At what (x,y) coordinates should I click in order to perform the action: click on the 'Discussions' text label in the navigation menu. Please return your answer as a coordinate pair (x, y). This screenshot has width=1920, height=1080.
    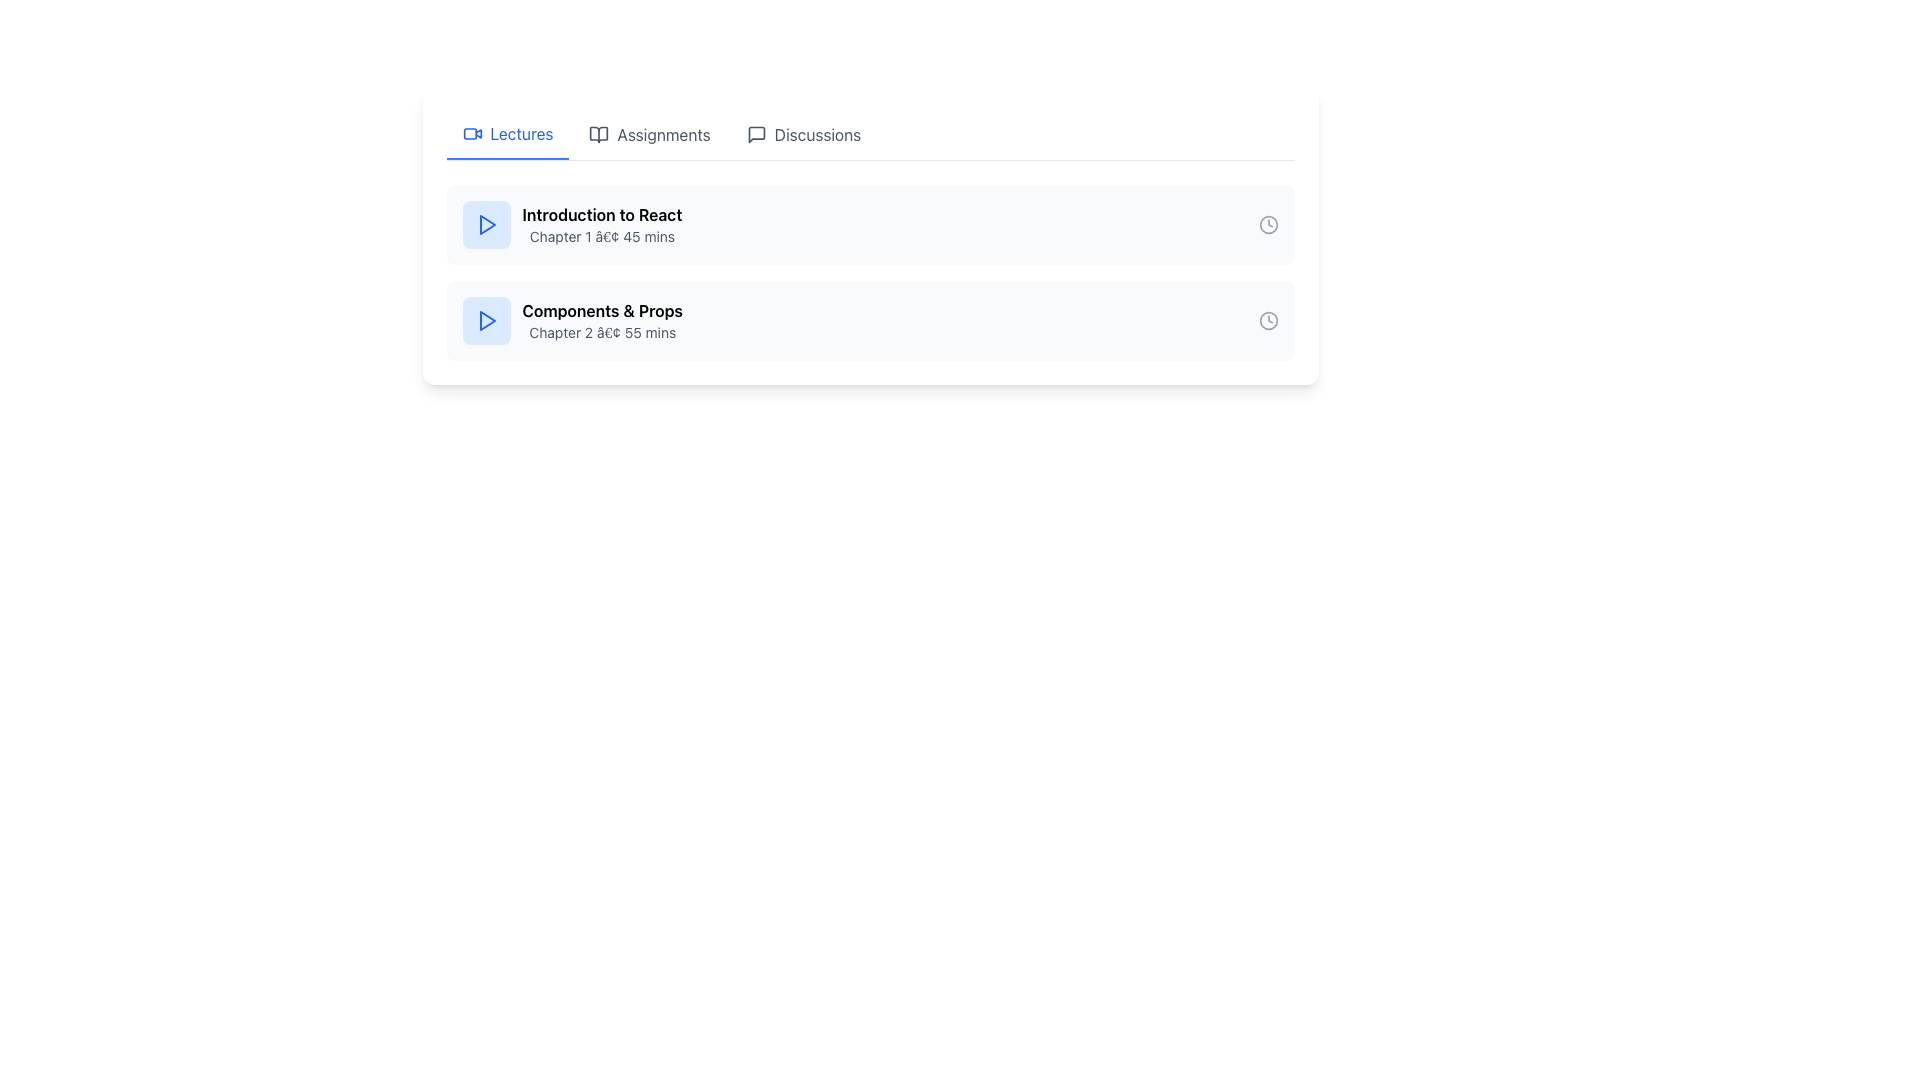
    Looking at the image, I should click on (817, 135).